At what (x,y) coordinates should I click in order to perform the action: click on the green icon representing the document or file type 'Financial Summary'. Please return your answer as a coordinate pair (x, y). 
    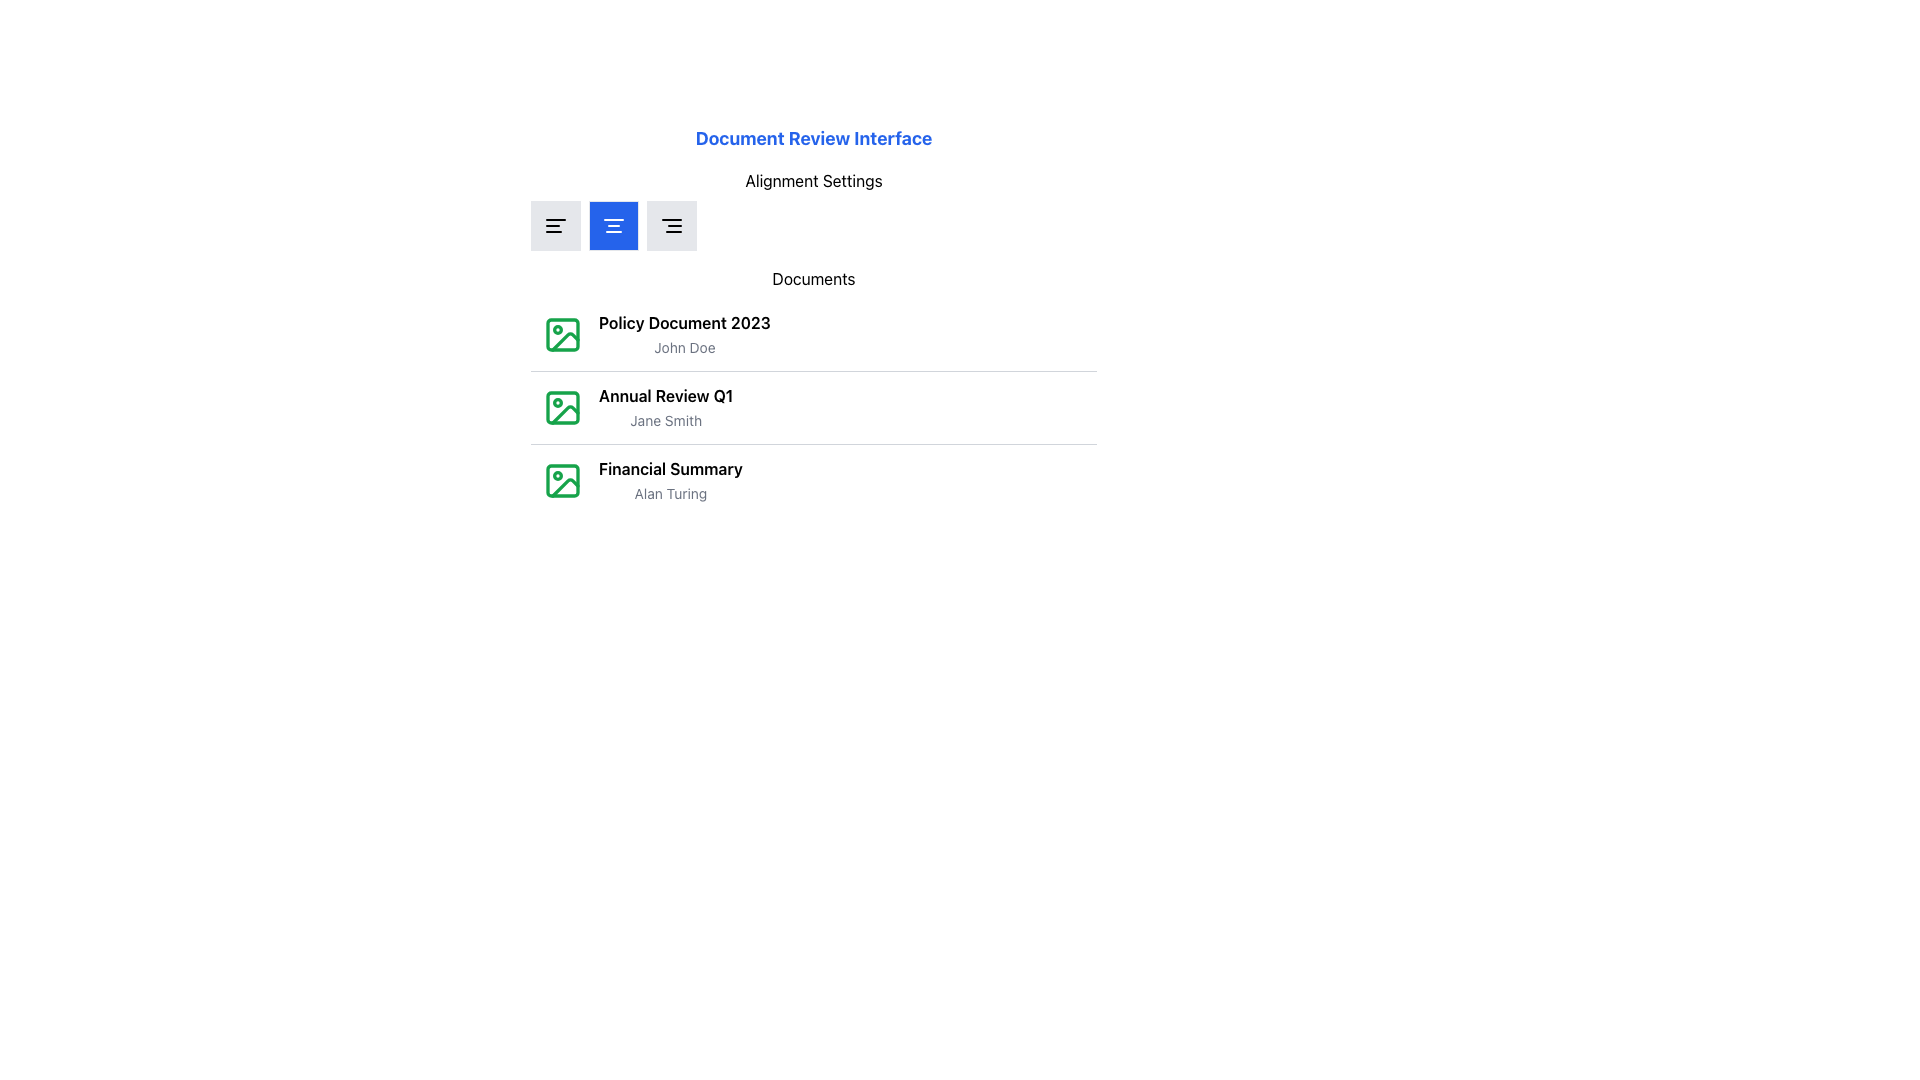
    Looking at the image, I should click on (561, 481).